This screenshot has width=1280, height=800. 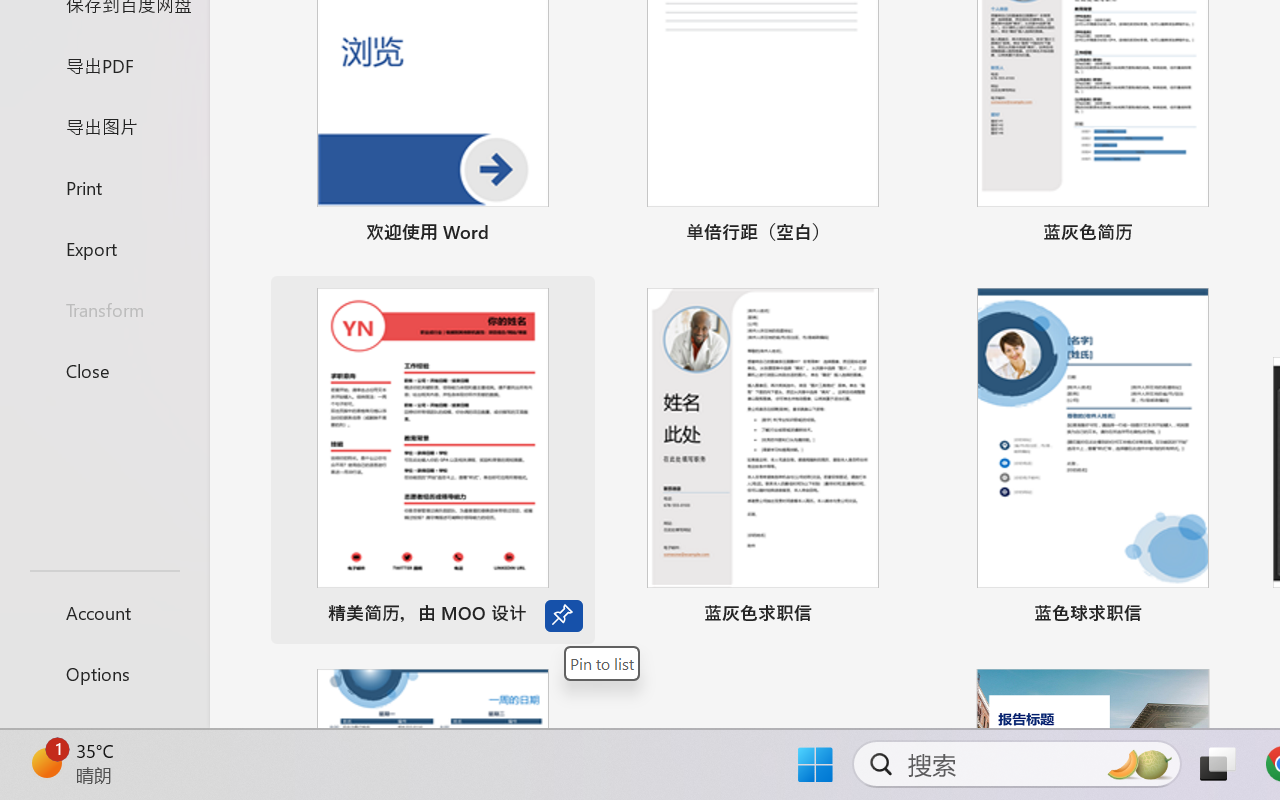 I want to click on 'Pin to list', so click(x=601, y=662).